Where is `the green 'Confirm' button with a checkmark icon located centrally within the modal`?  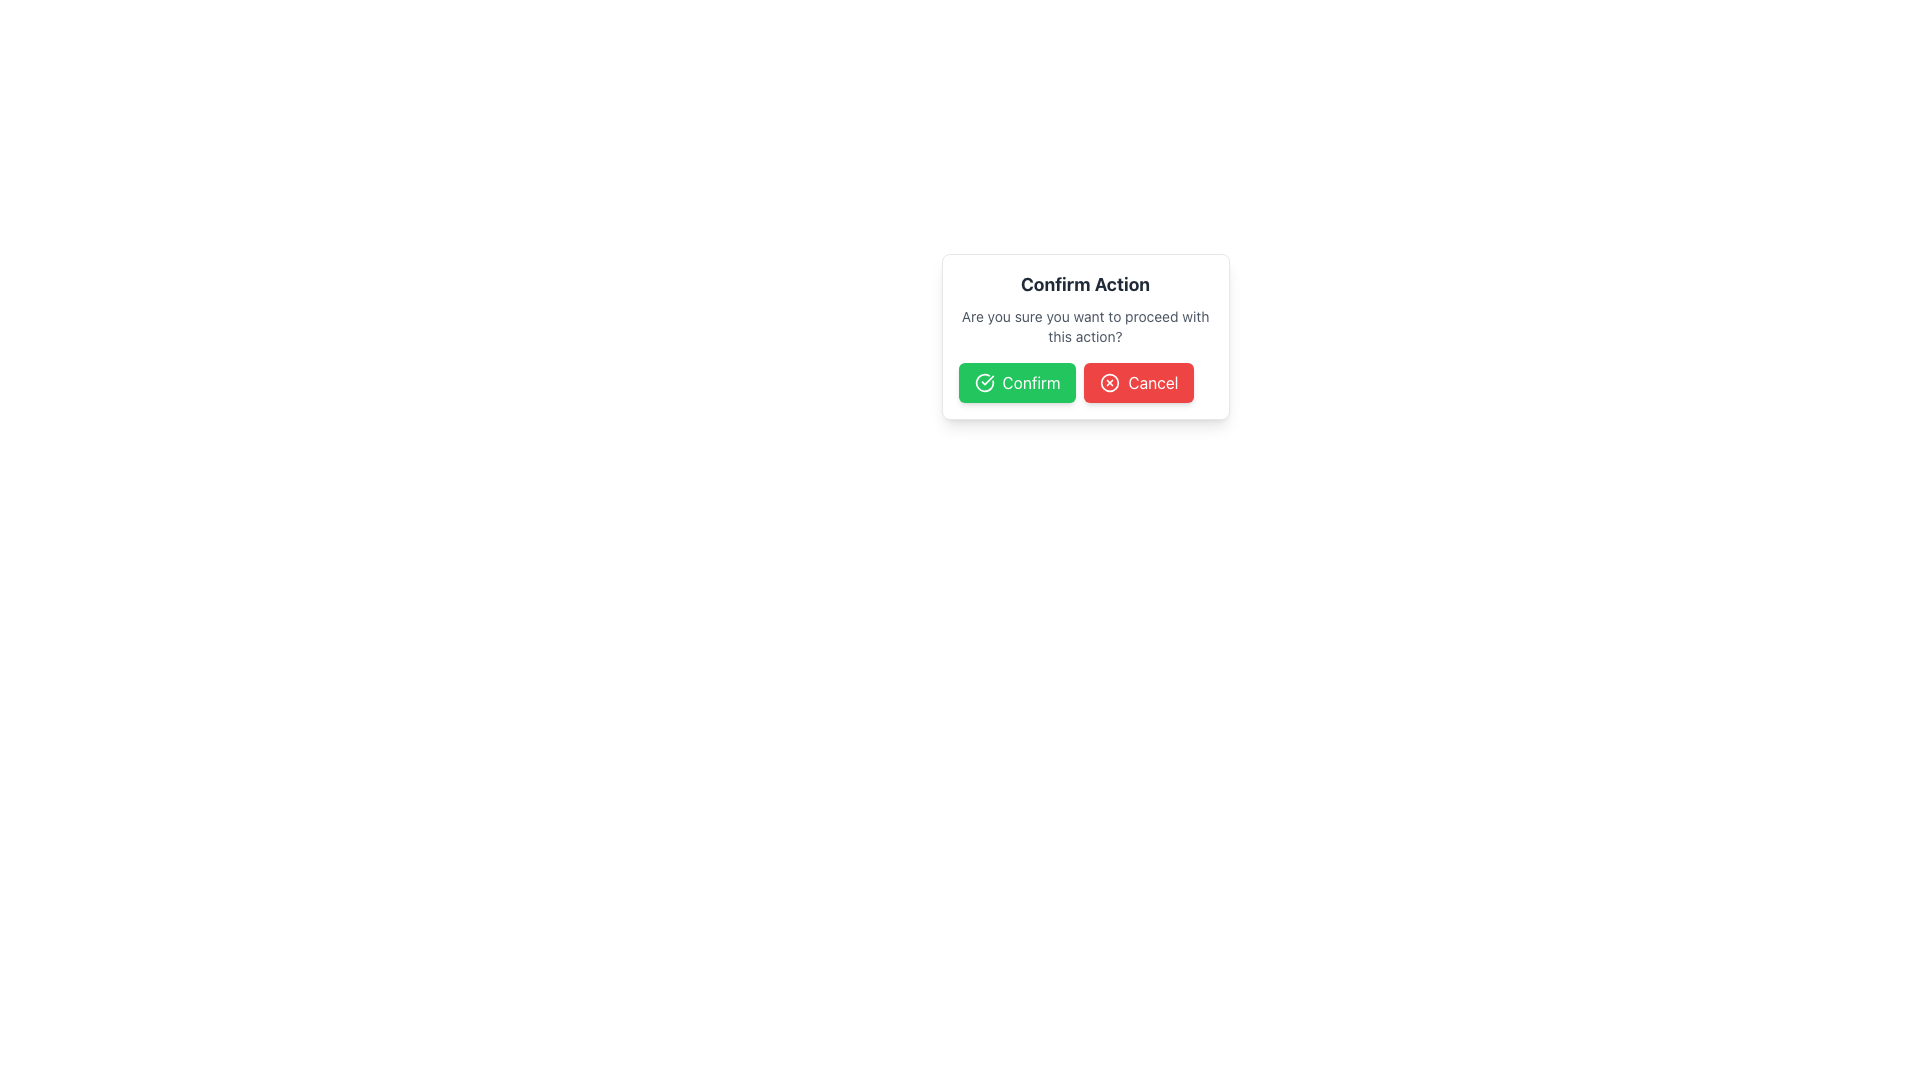 the green 'Confirm' button with a checkmark icon located centrally within the modal is located at coordinates (1017, 382).